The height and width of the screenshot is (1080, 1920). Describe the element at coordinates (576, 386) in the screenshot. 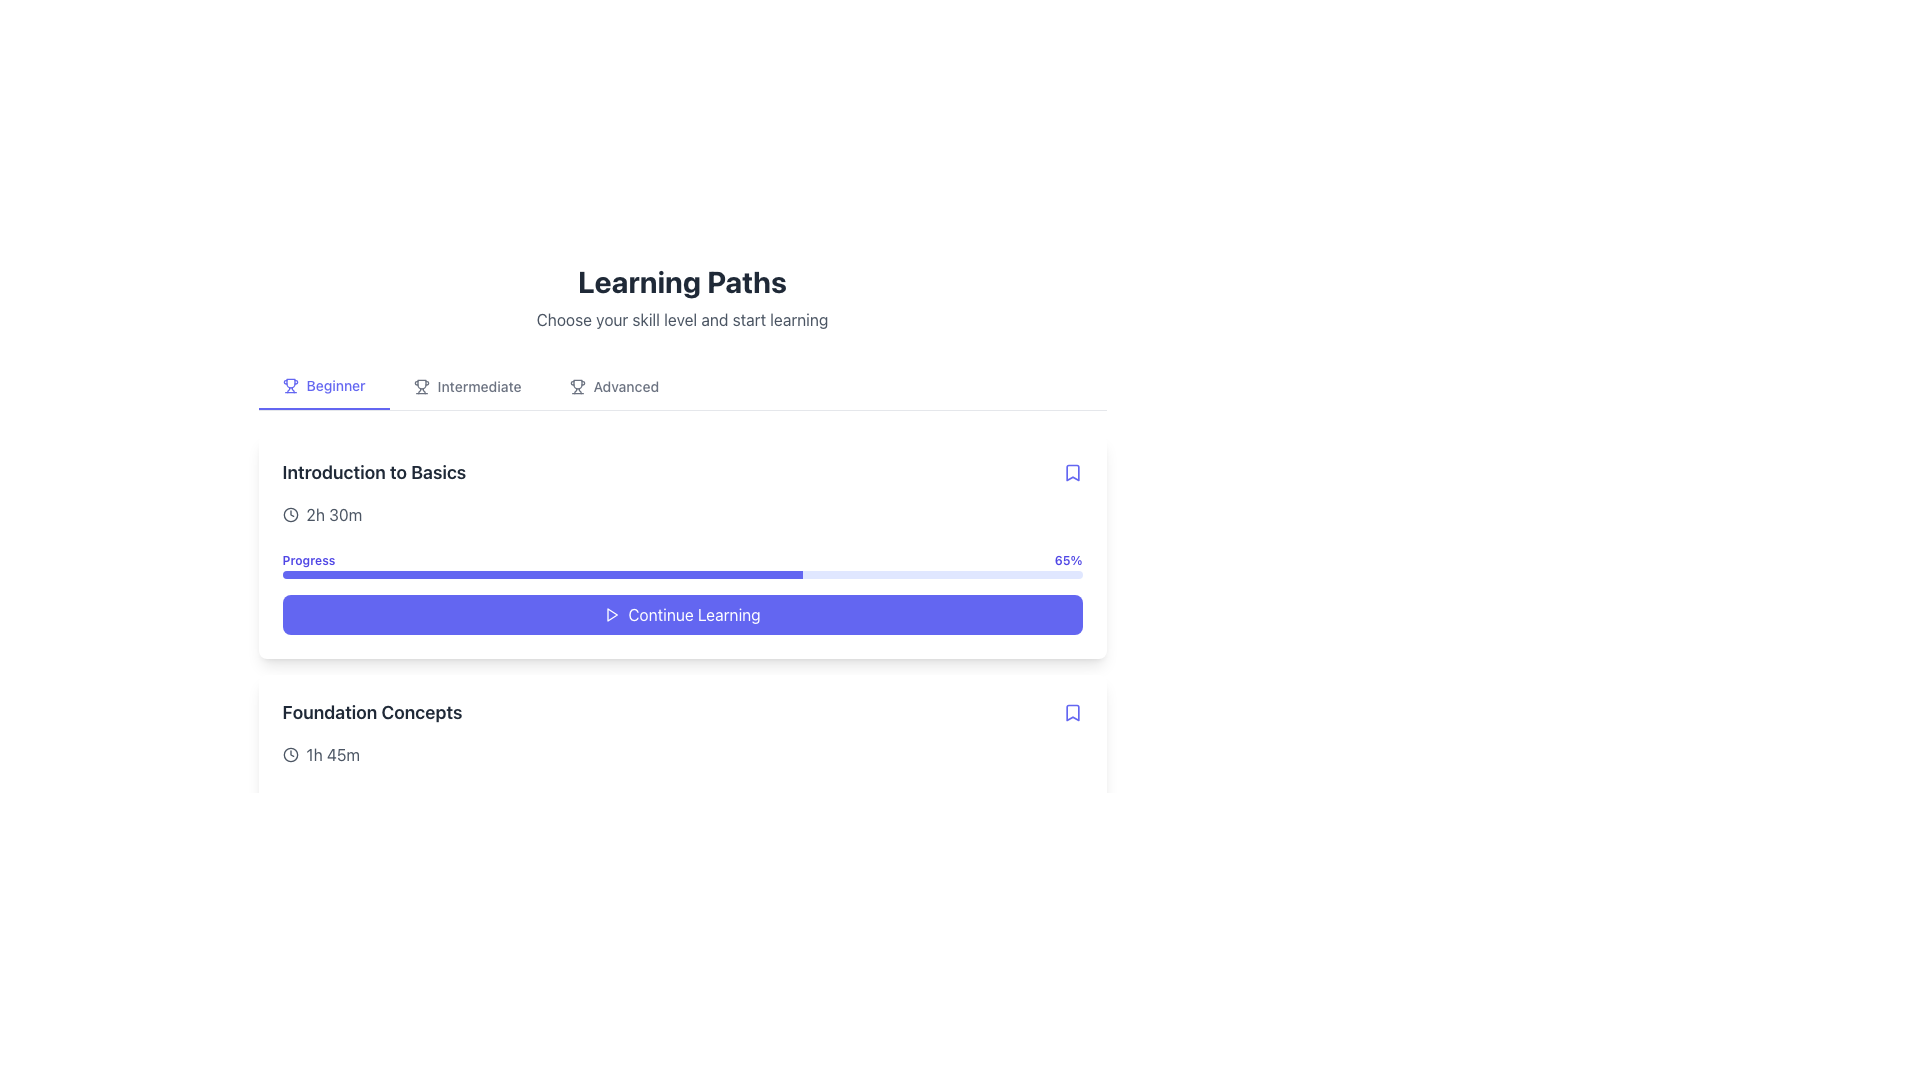

I see `the details of the trophy icon located in the navigation bar preceding the 'Advanced' label in the 'Learning Paths' section` at that location.